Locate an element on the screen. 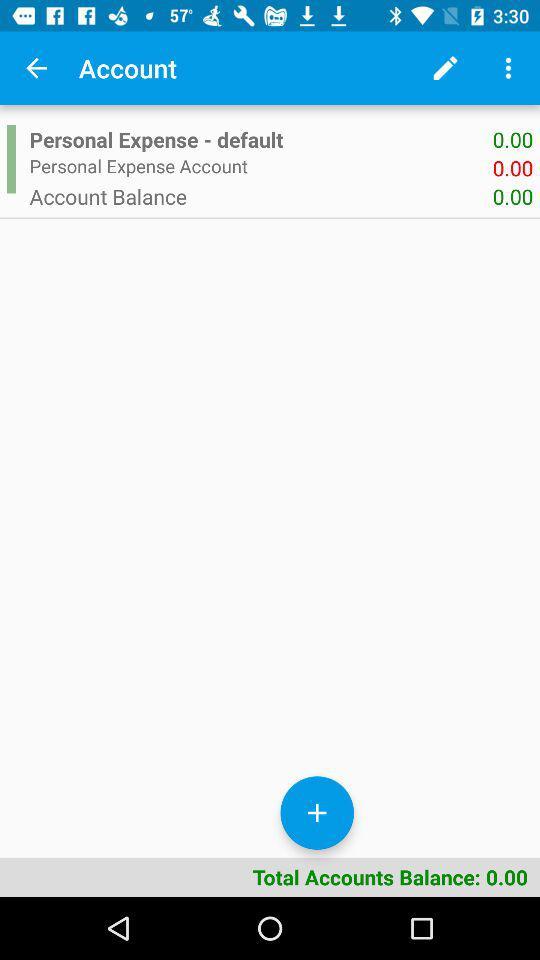 Image resolution: width=540 pixels, height=960 pixels. item below the 0.00 is located at coordinates (261, 196).